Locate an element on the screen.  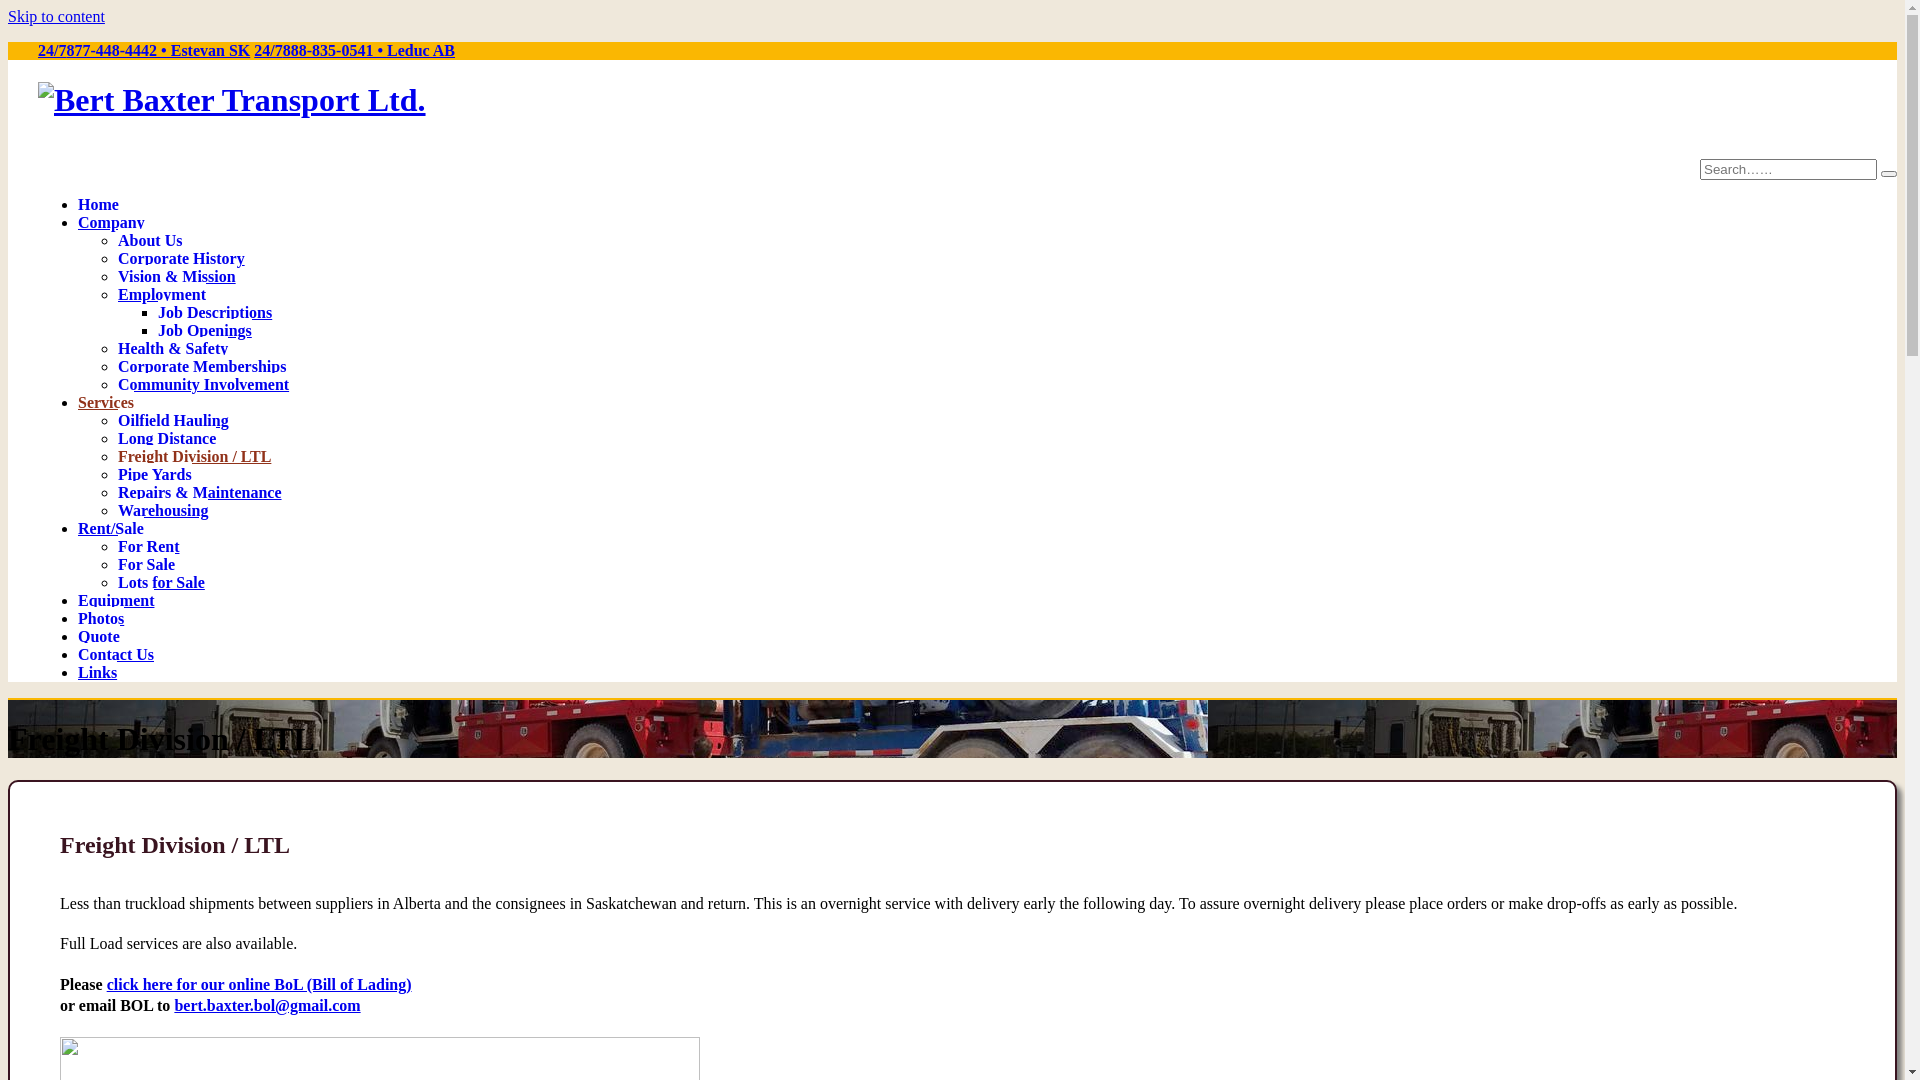
'Corporate History' is located at coordinates (181, 256).